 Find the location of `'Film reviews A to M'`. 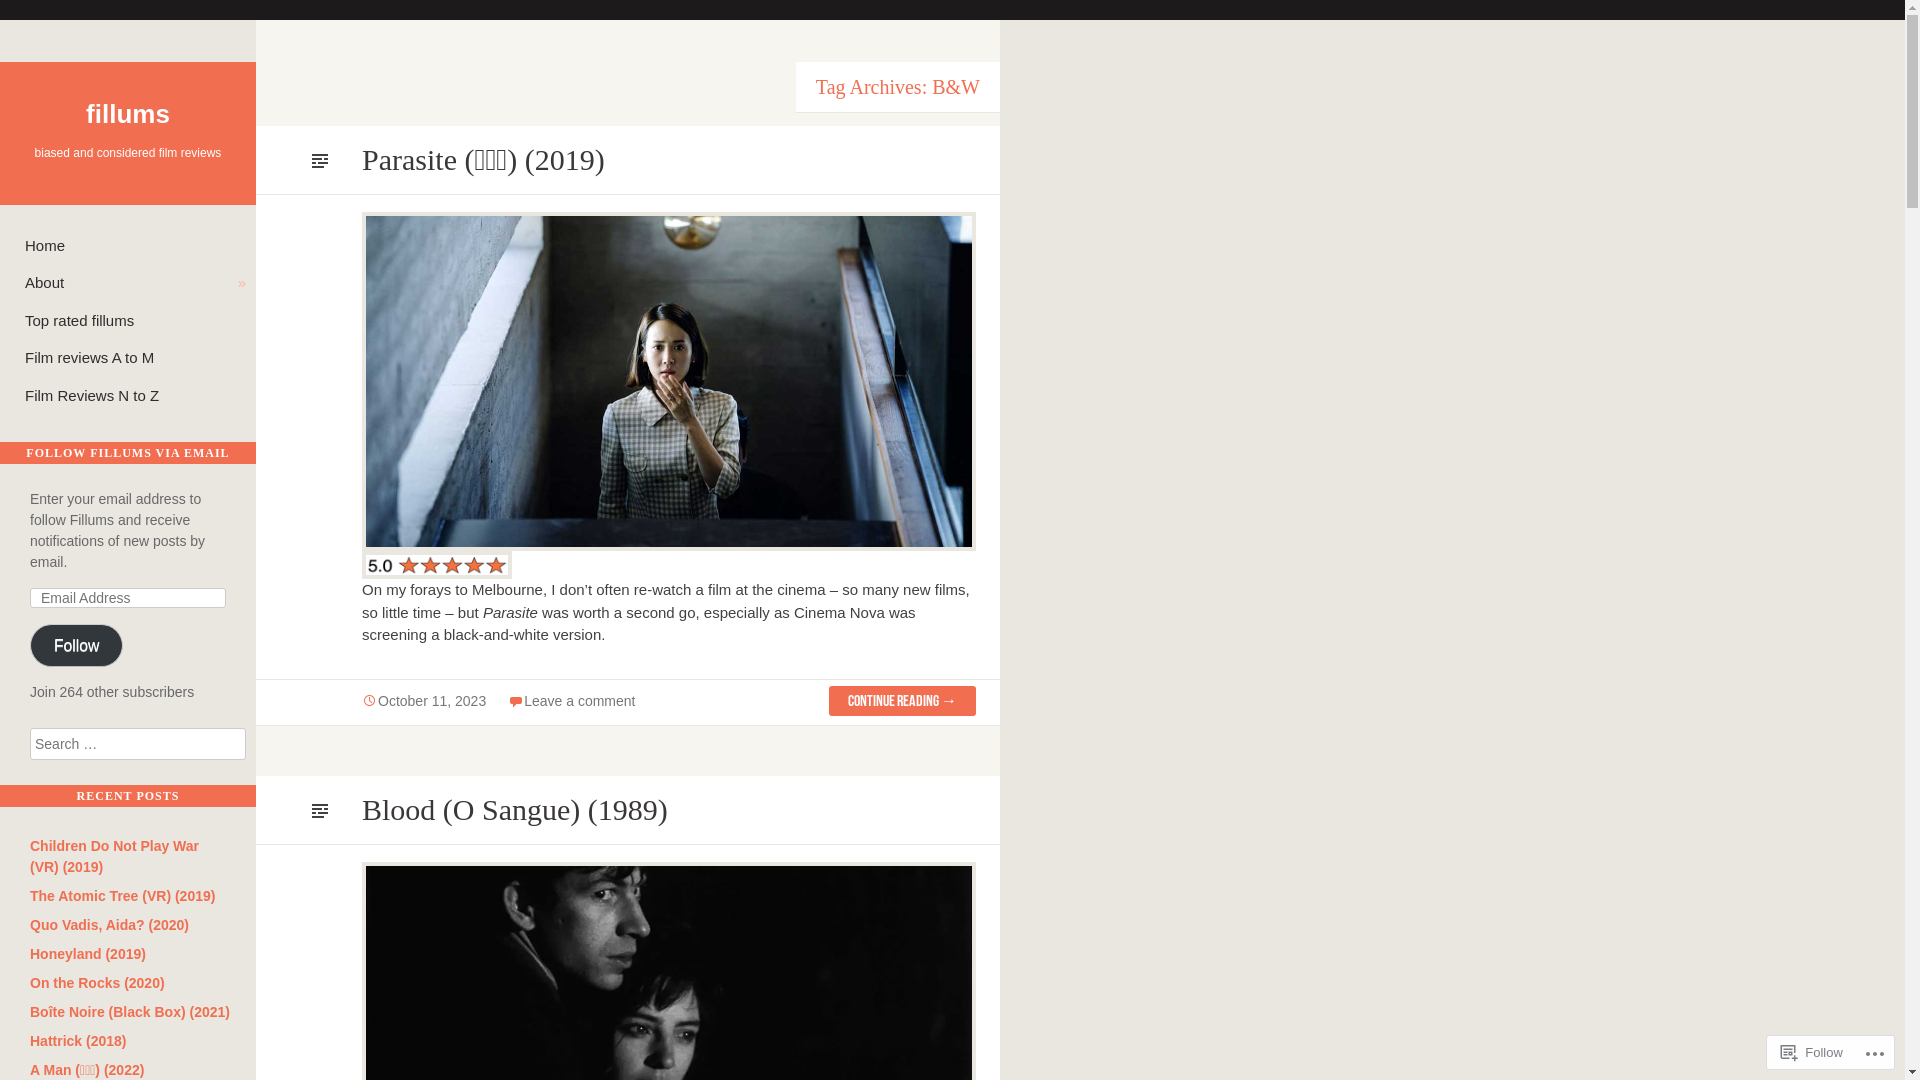

'Film reviews A to M' is located at coordinates (134, 357).